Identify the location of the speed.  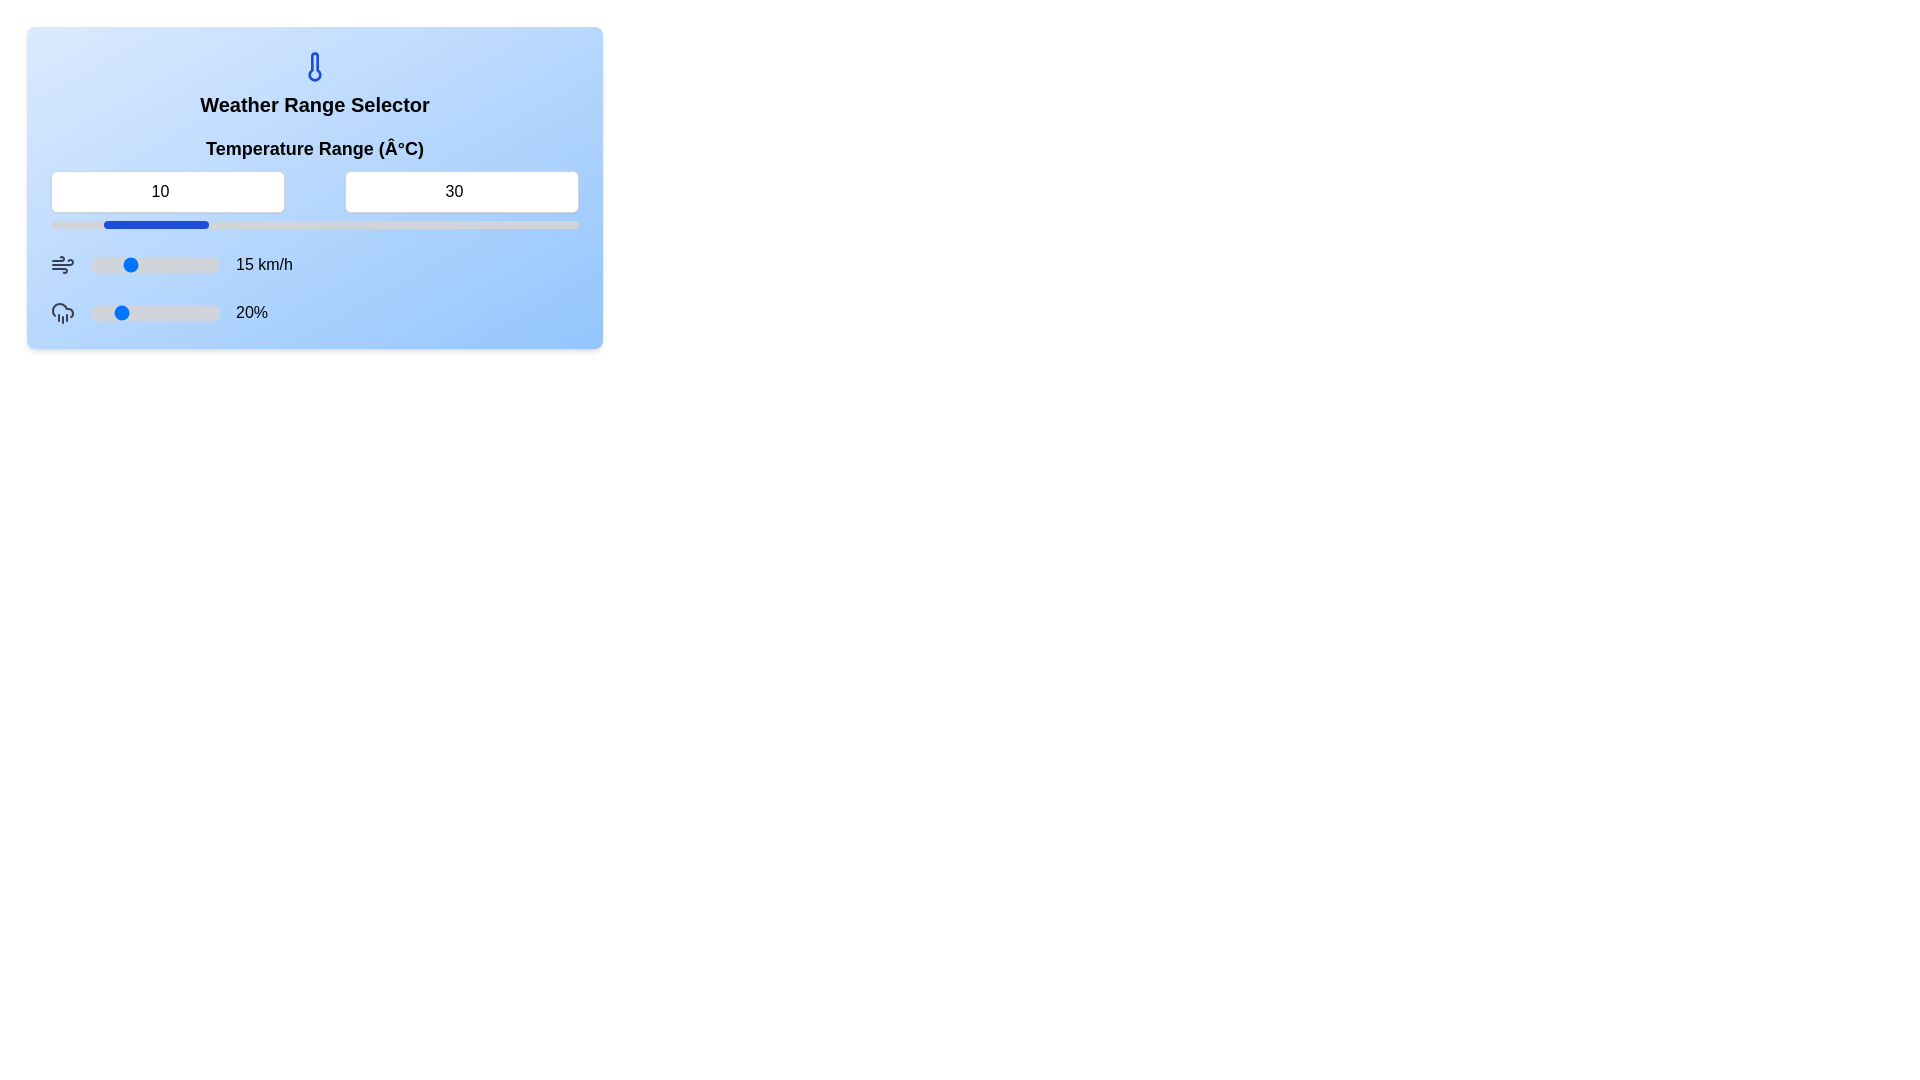
(209, 264).